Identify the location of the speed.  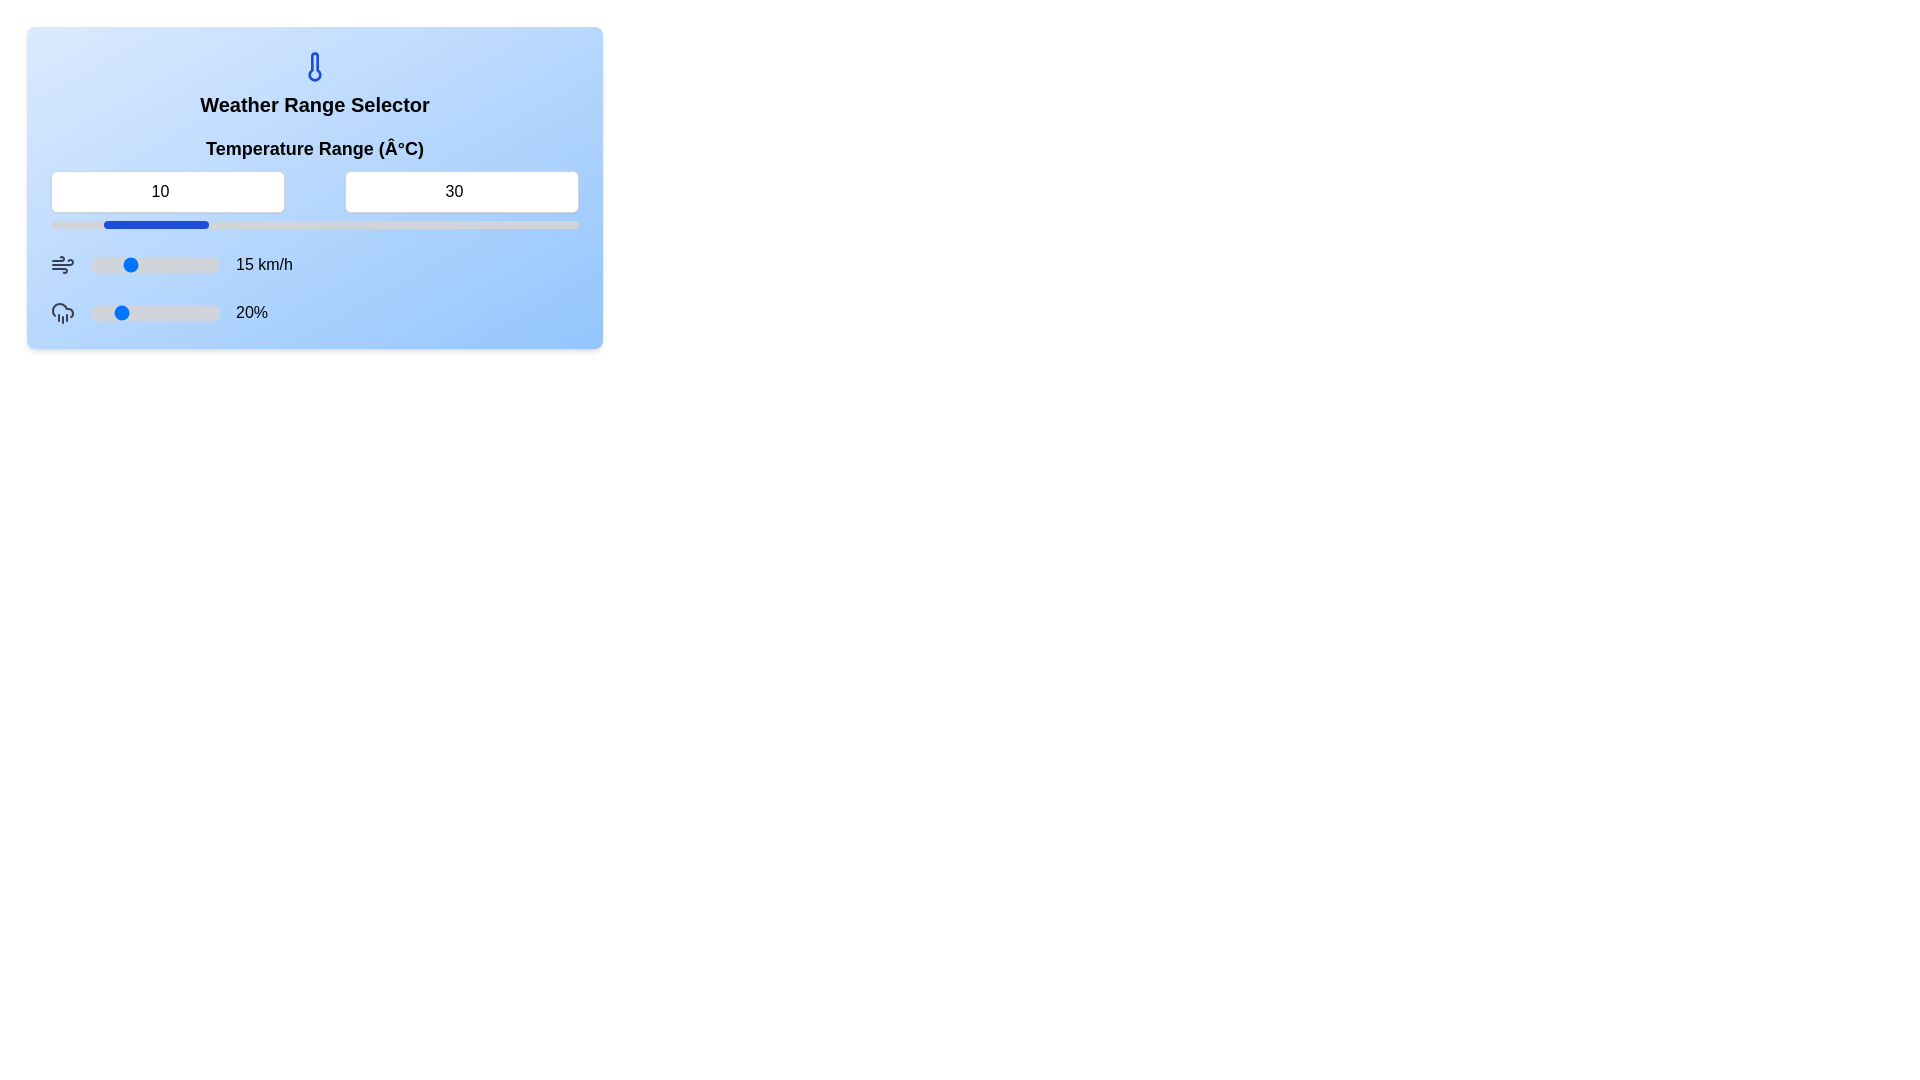
(209, 264).